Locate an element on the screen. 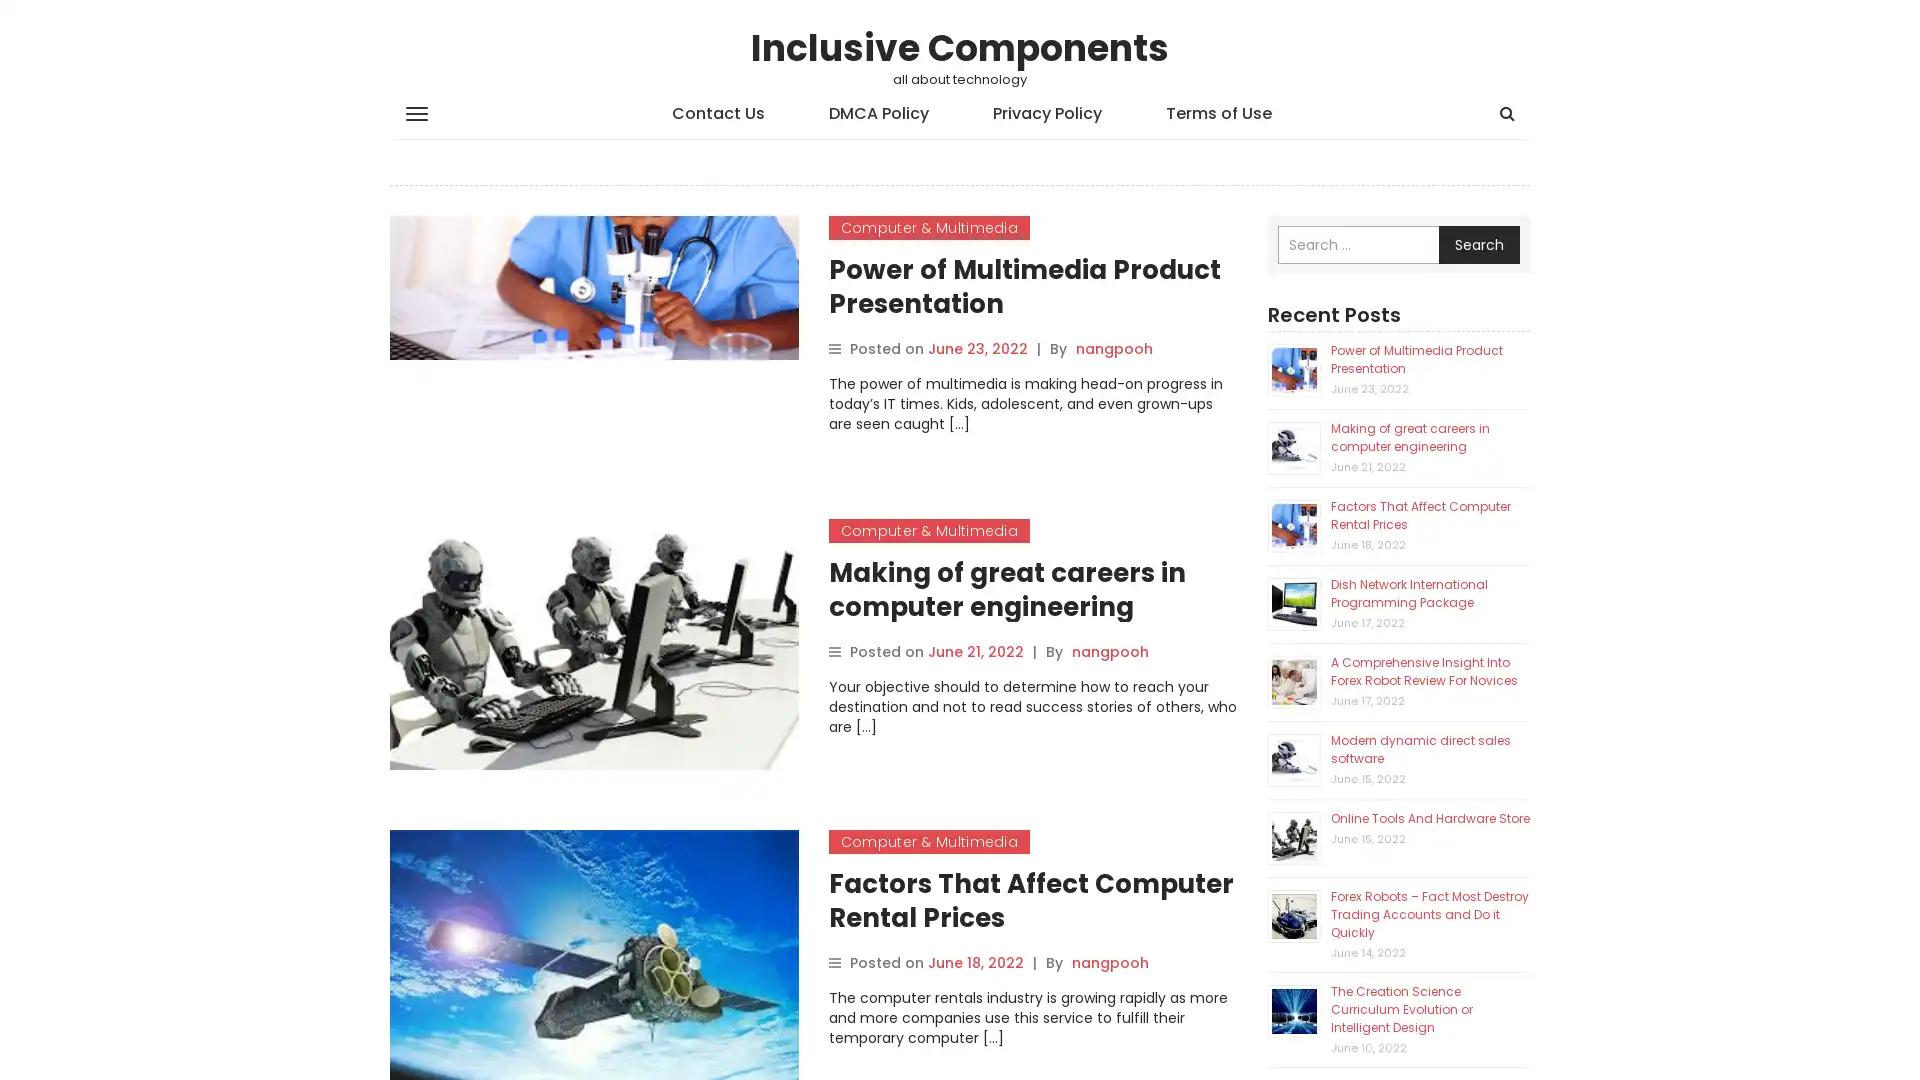  Search is located at coordinates (1479, 244).